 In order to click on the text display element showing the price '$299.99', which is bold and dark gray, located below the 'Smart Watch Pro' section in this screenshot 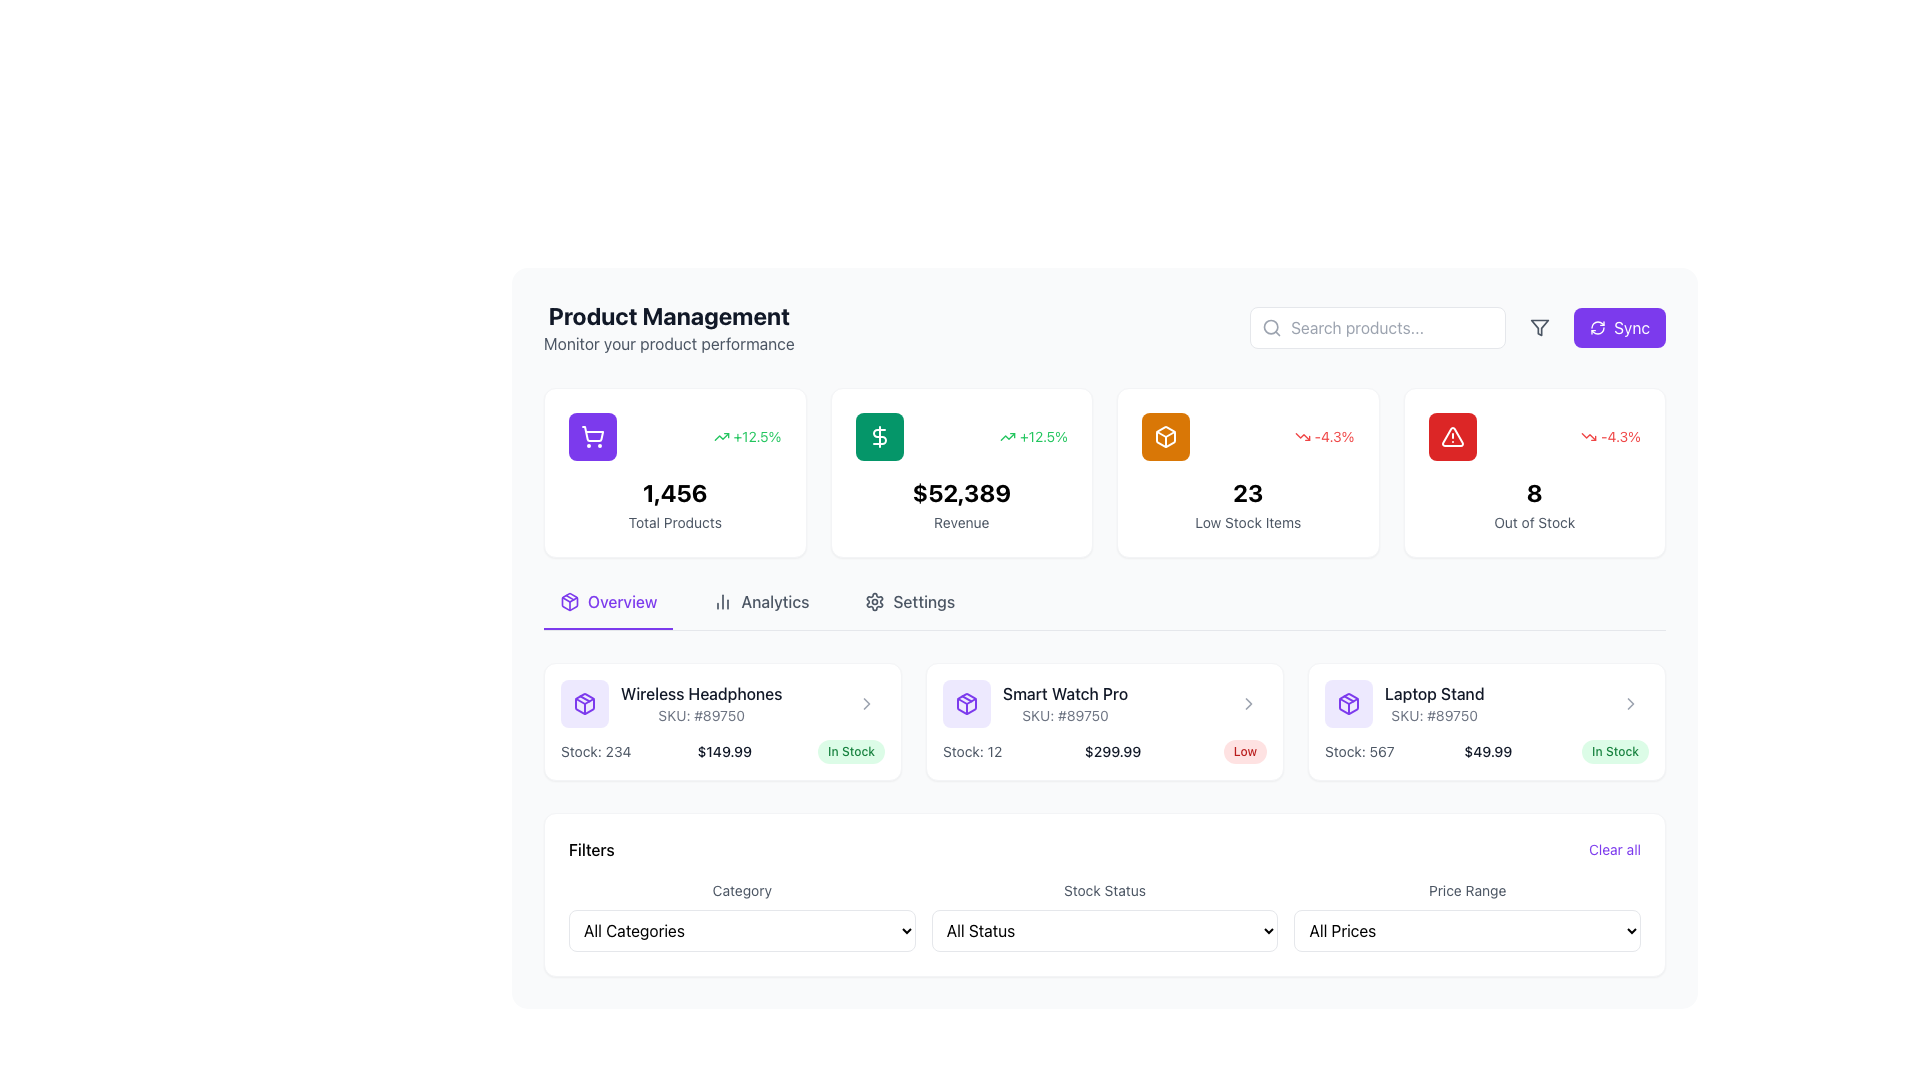, I will do `click(1112, 752)`.